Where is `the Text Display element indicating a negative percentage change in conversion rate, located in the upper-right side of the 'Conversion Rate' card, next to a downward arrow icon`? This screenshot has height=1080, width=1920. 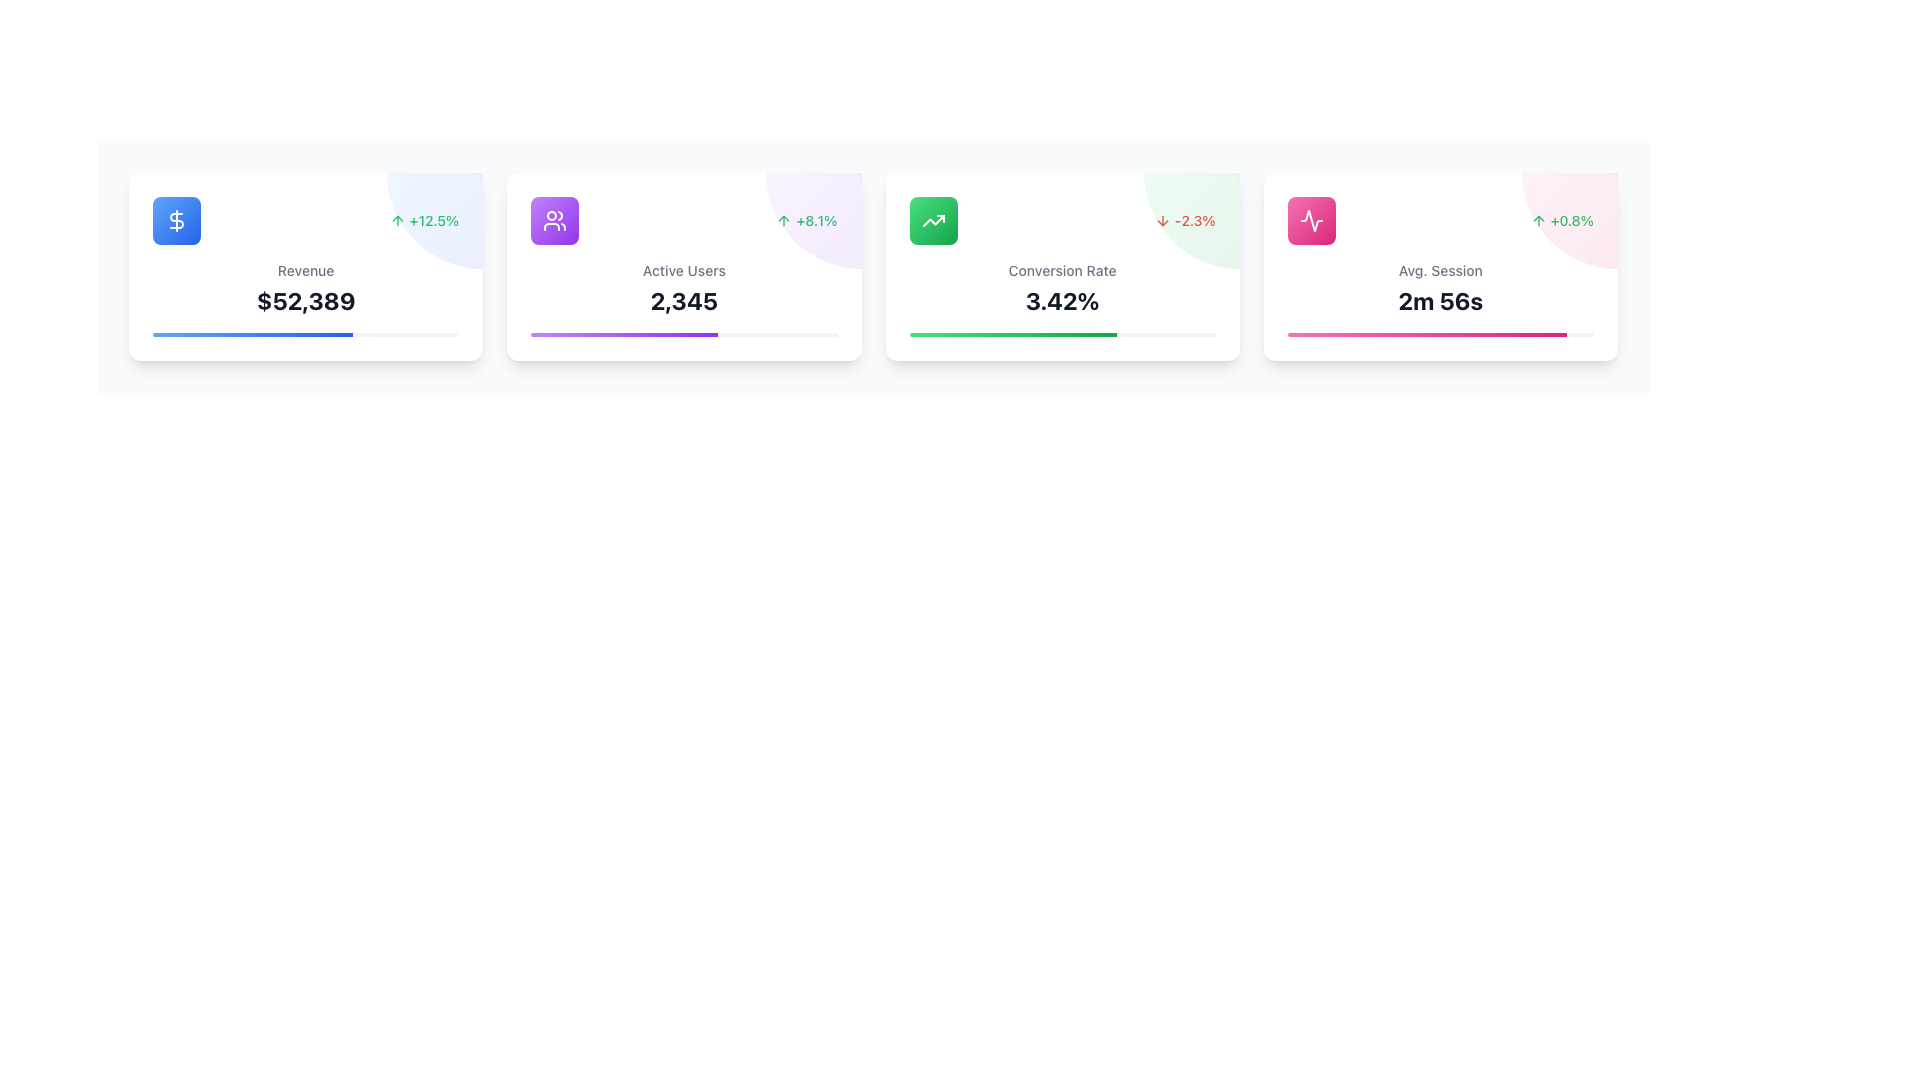 the Text Display element indicating a negative percentage change in conversion rate, located in the upper-right side of the 'Conversion Rate' card, next to a downward arrow icon is located at coordinates (1195, 220).